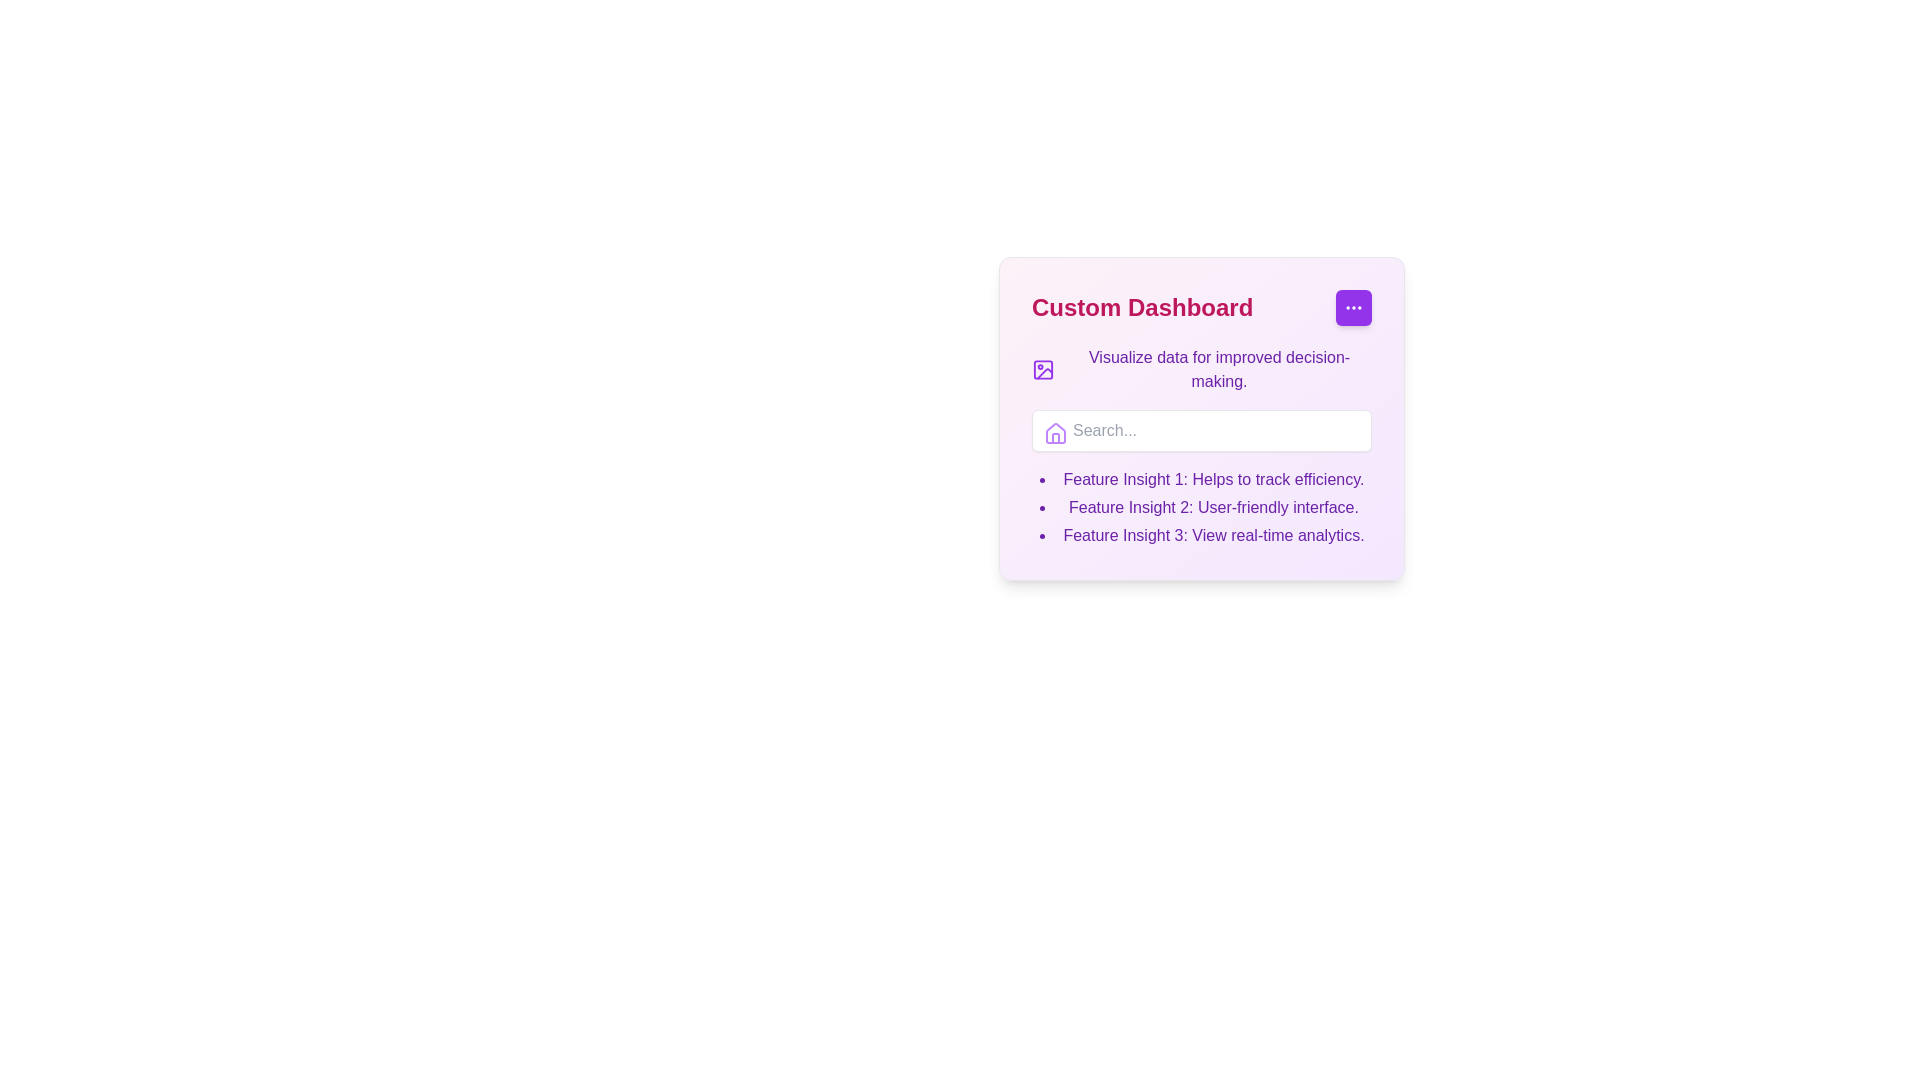 This screenshot has width=1920, height=1080. I want to click on the ellipsis icon in the upper-right corner of the 'Custom Dashboard' card, so click(1353, 308).